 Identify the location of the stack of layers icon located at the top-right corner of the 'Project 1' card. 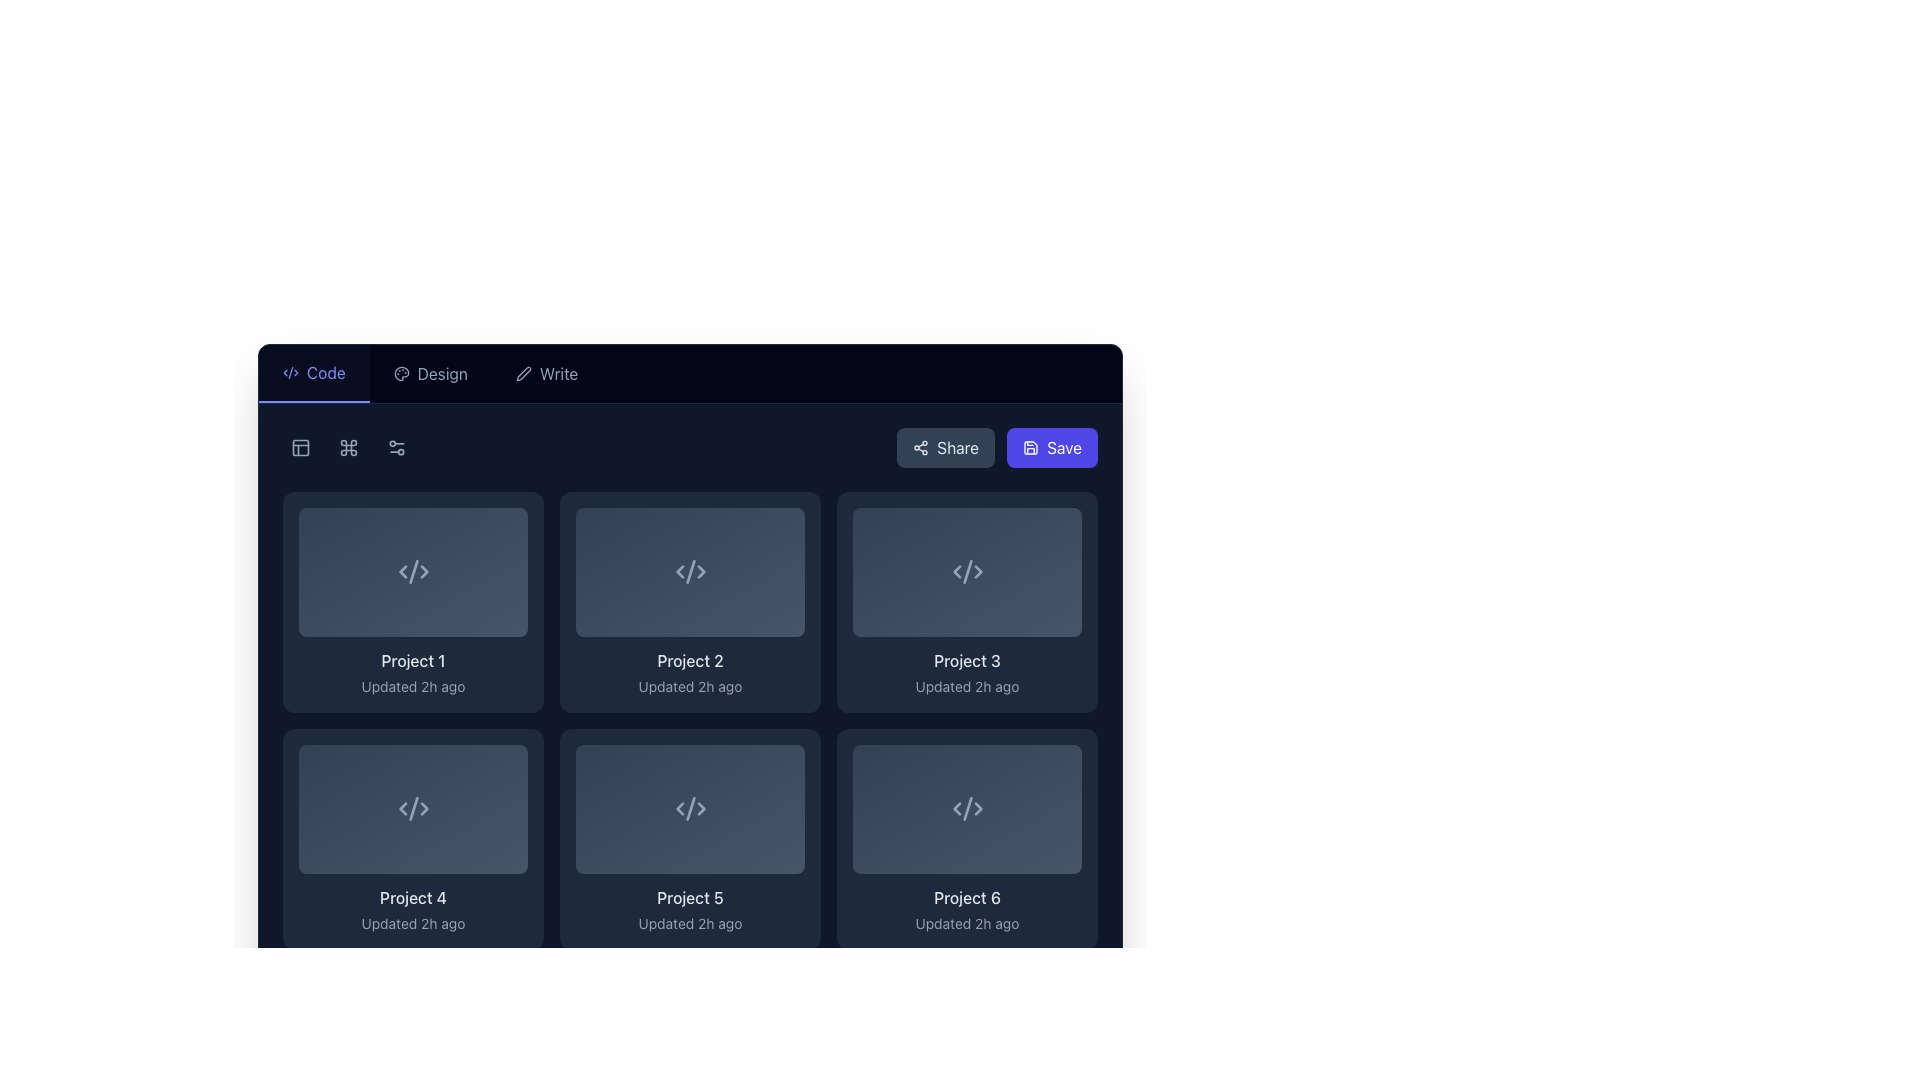
(523, 512).